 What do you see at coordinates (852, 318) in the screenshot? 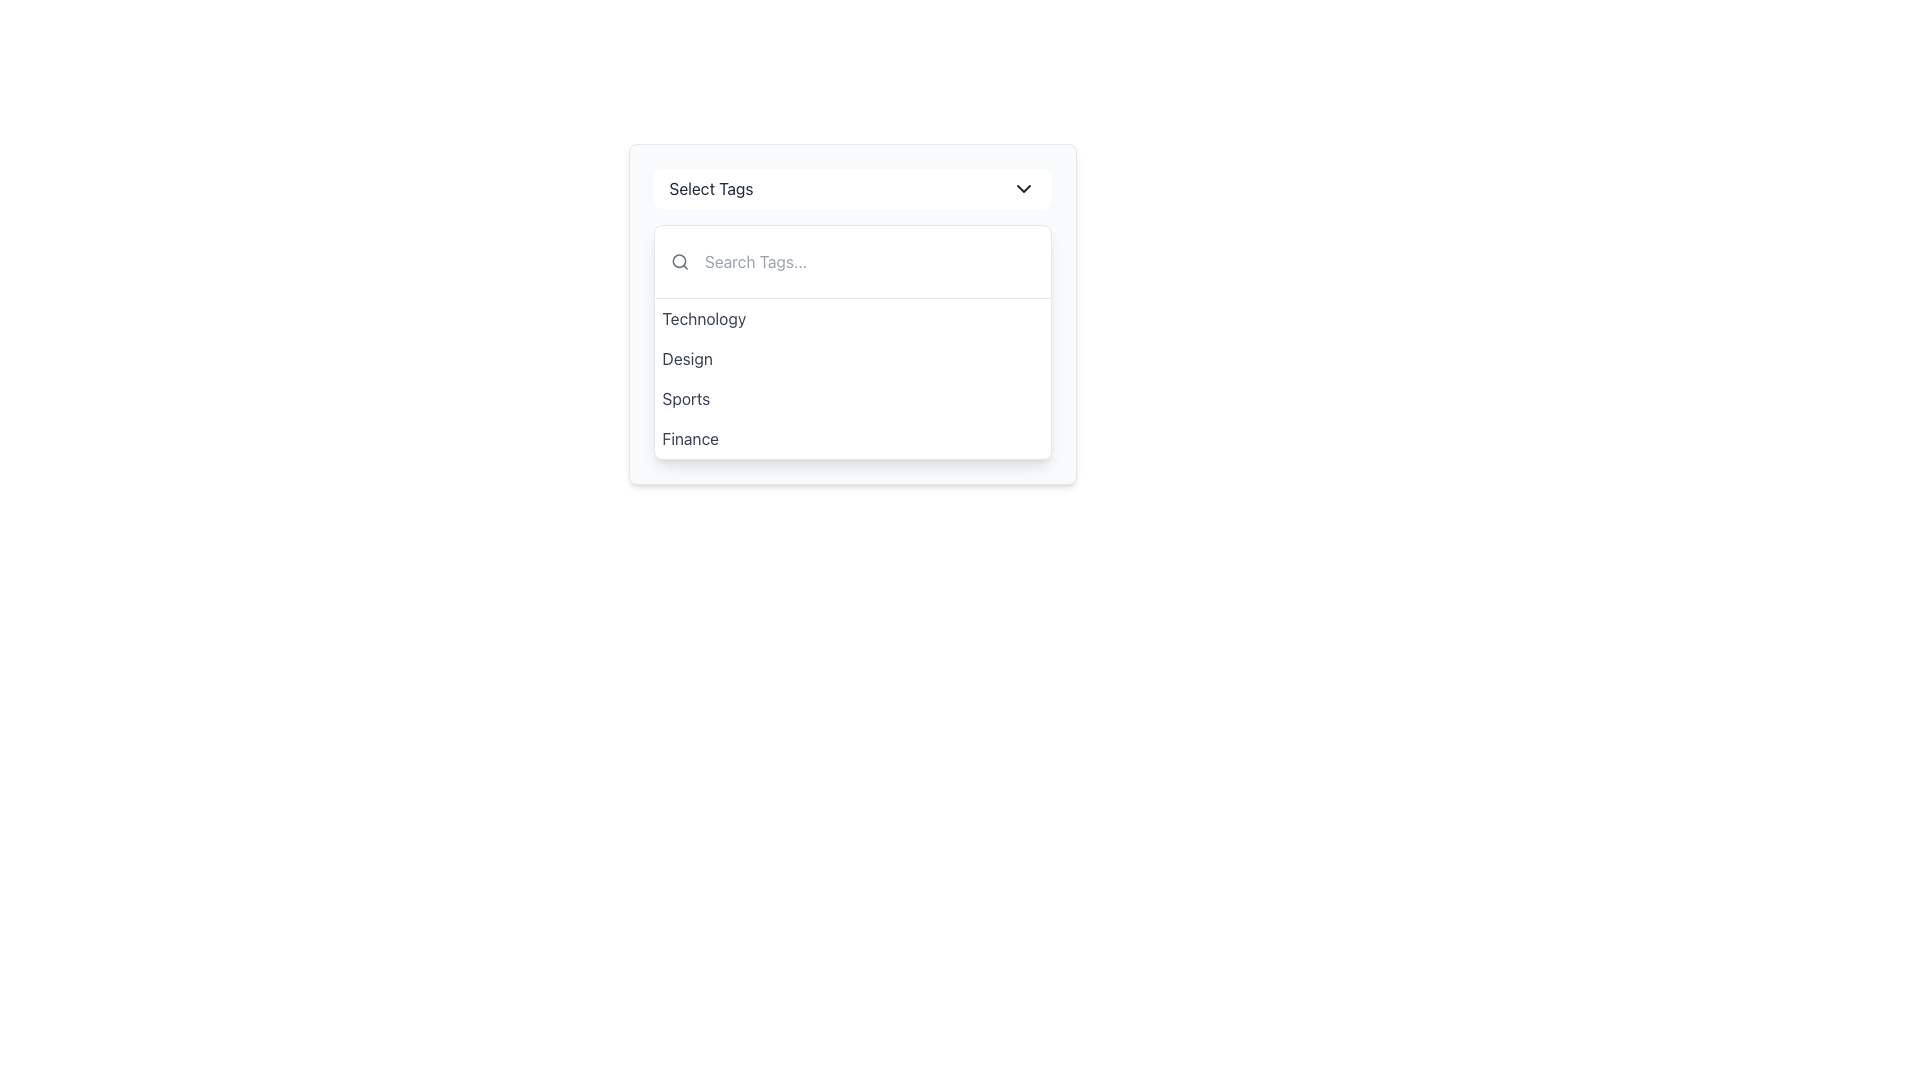
I see `to select the 'Technology' category from the first item in the dropdown menu labeled 'Select Tags'` at bounding box center [852, 318].